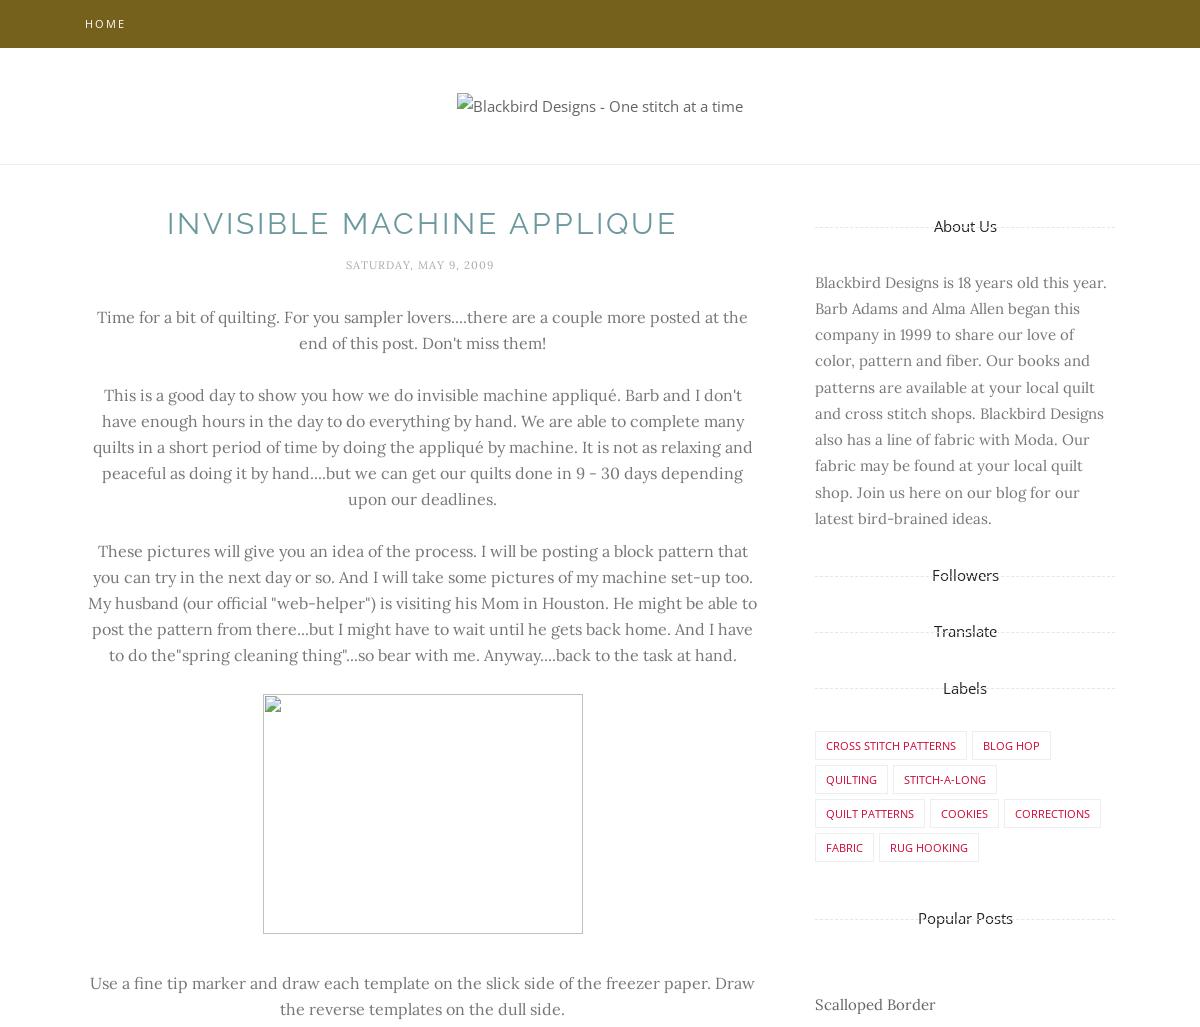 The height and width of the screenshot is (1027, 1200). What do you see at coordinates (964, 918) in the screenshot?
I see `'Popular Posts'` at bounding box center [964, 918].